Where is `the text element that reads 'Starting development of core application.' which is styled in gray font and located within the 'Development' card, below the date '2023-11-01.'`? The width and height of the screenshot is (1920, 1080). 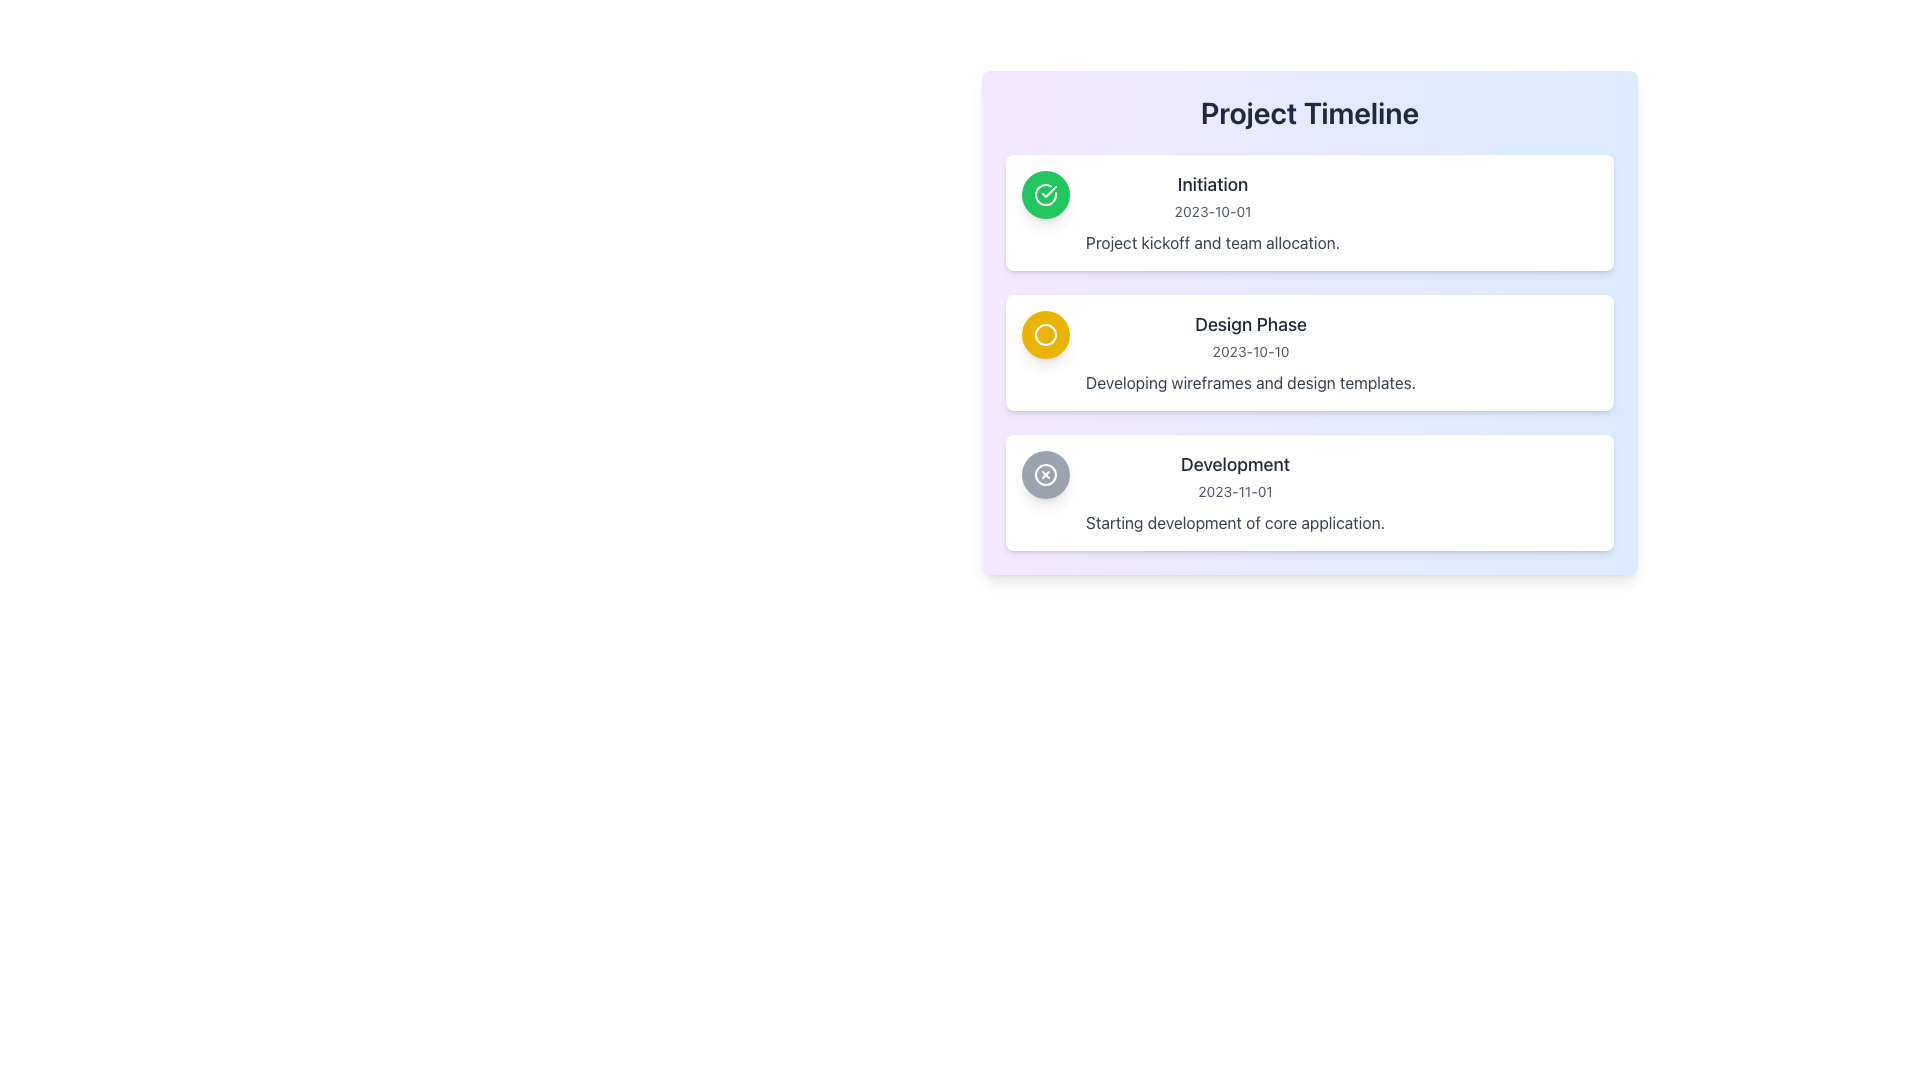 the text element that reads 'Starting development of core application.' which is styled in gray font and located within the 'Development' card, below the date '2023-11-01.' is located at coordinates (1234, 522).